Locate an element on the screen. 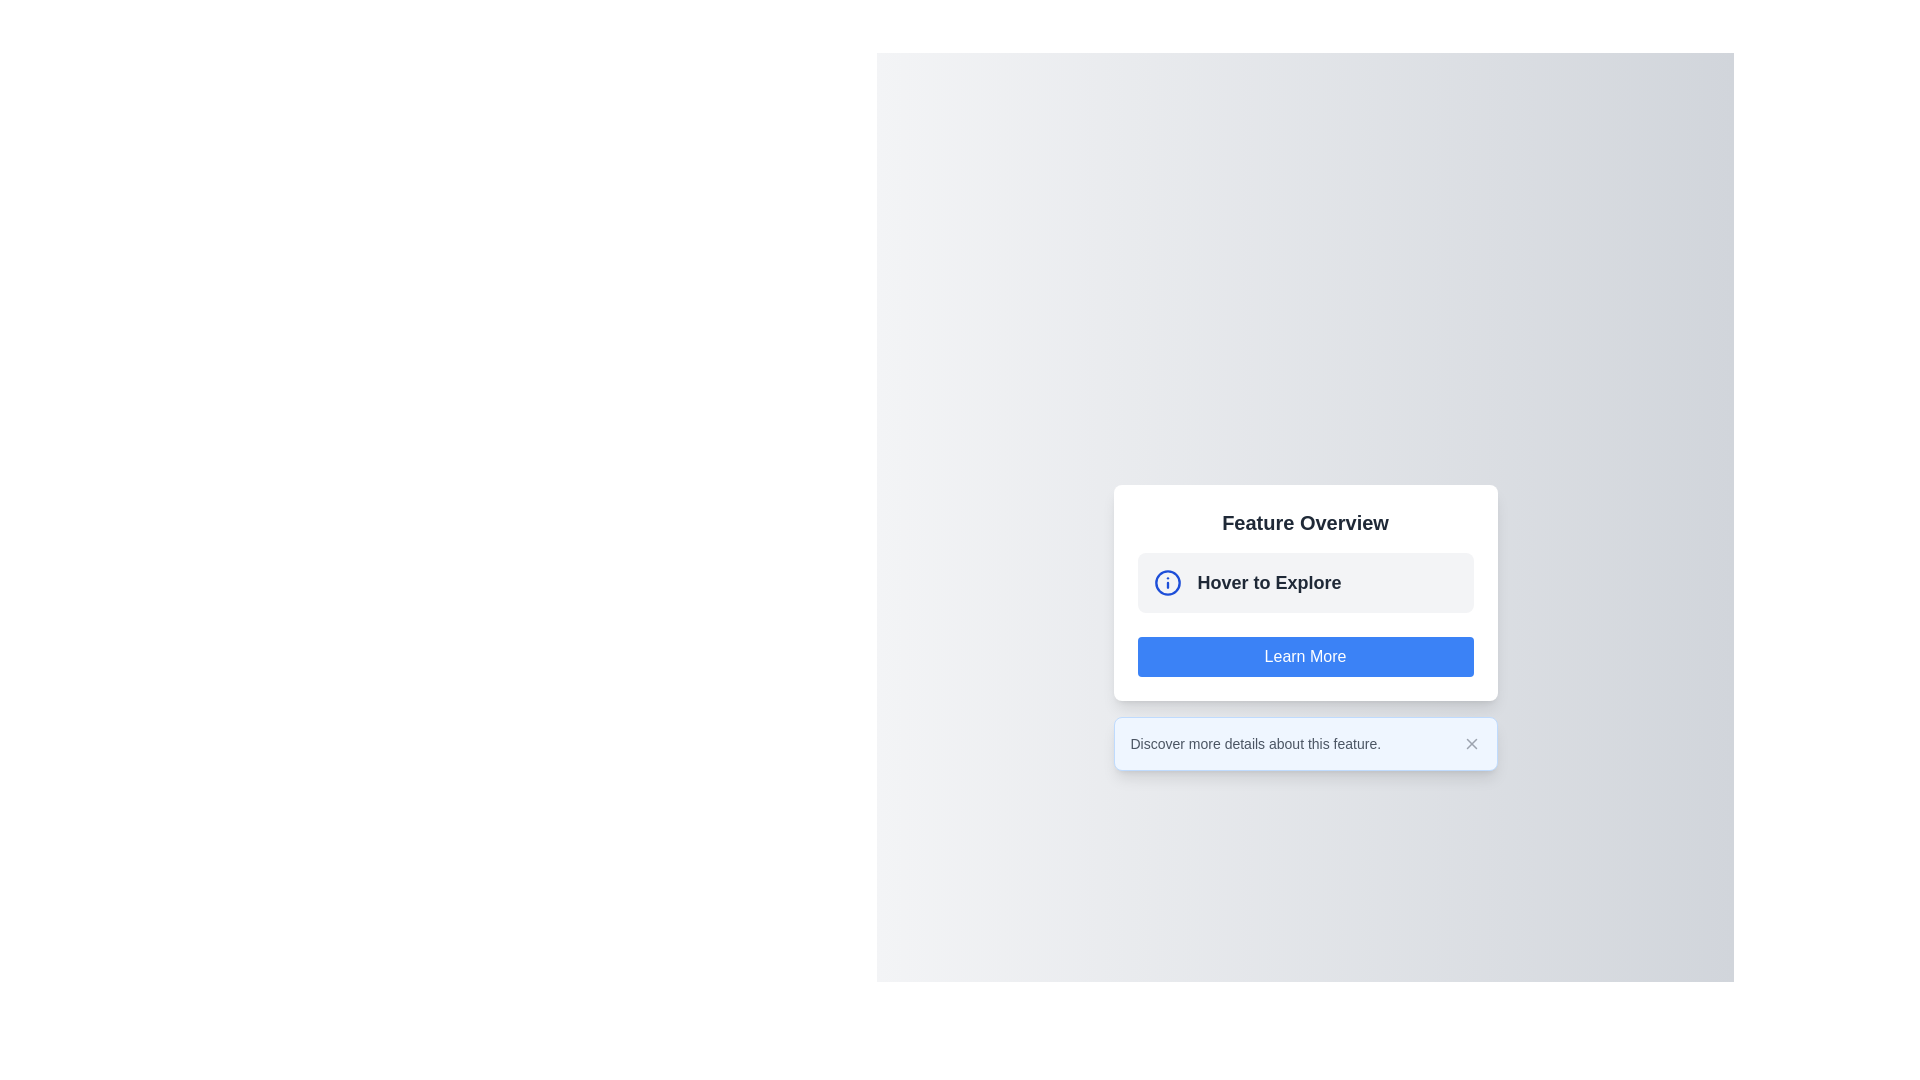 Image resolution: width=1920 pixels, height=1080 pixels. the third button located beneath the 'Hover is located at coordinates (1305, 656).